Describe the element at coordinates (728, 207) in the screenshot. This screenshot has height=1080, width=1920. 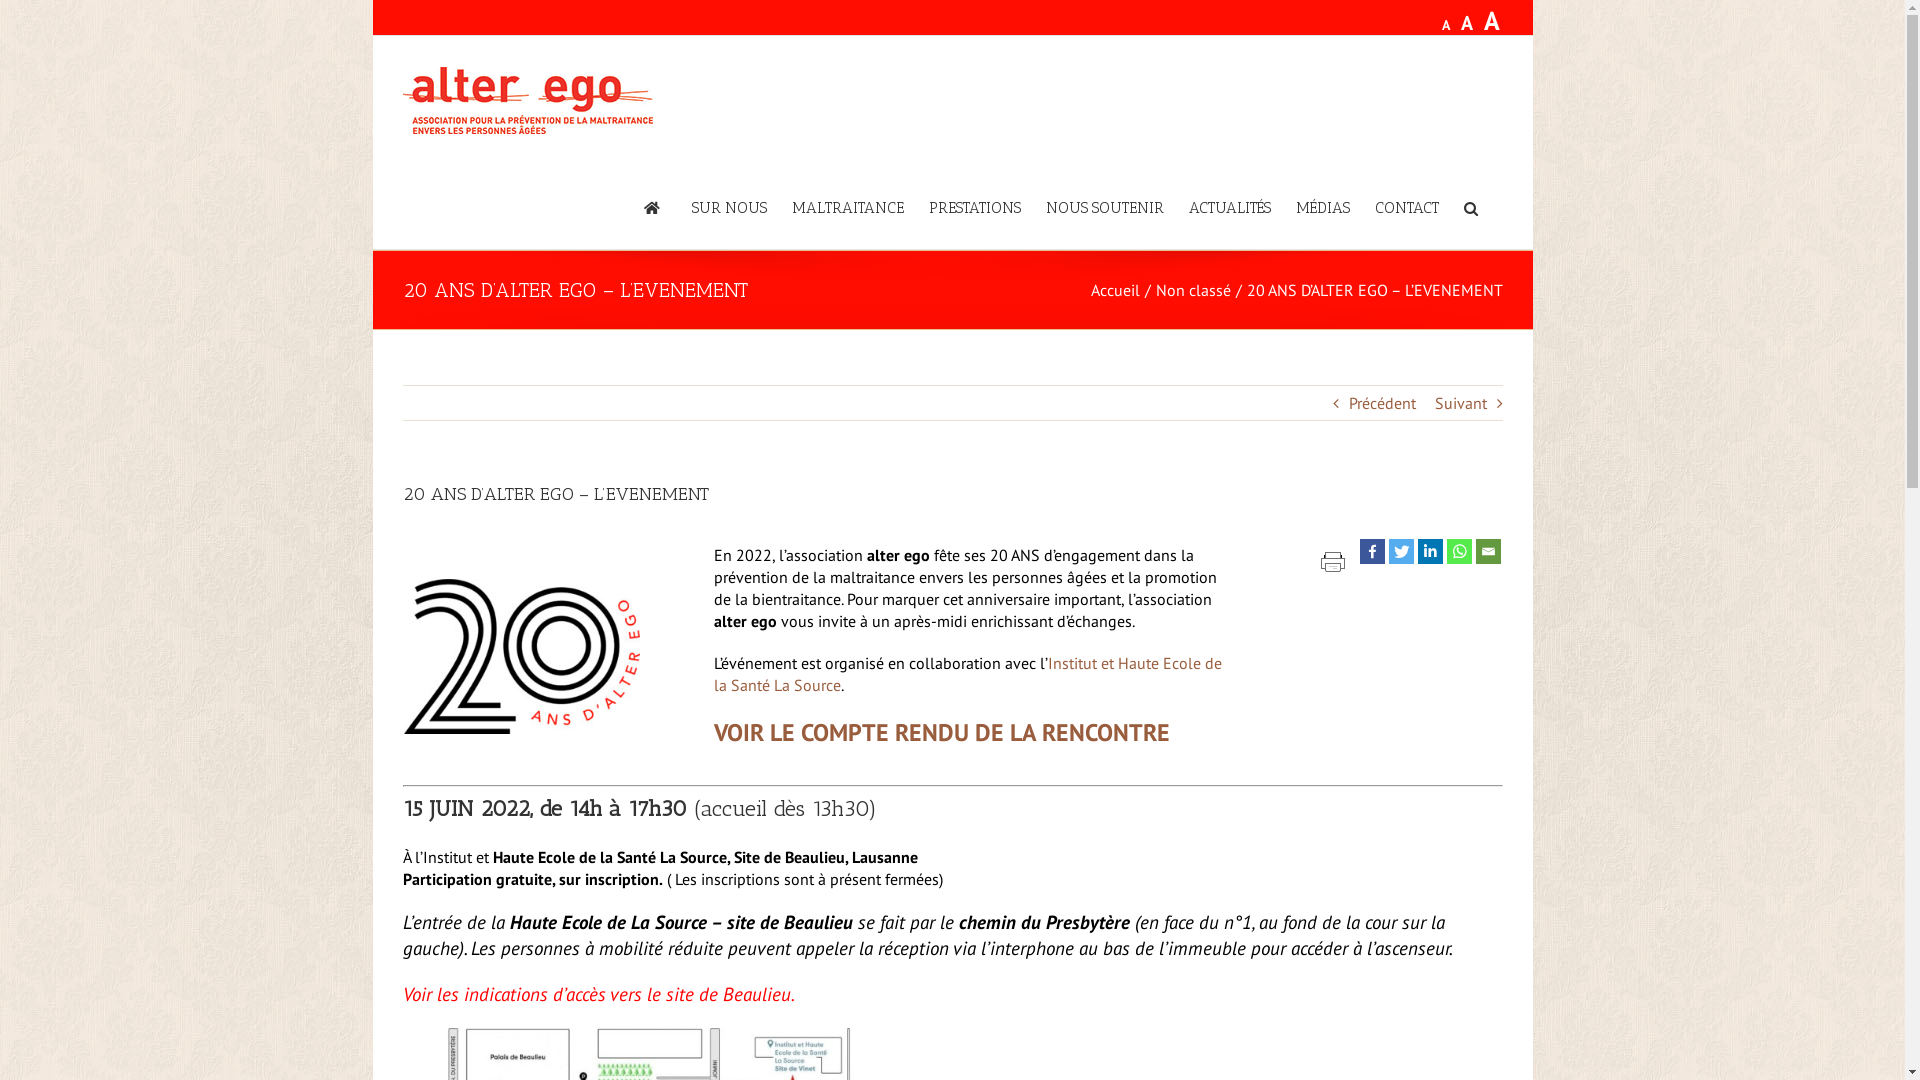
I see `'SUR NOUS'` at that location.